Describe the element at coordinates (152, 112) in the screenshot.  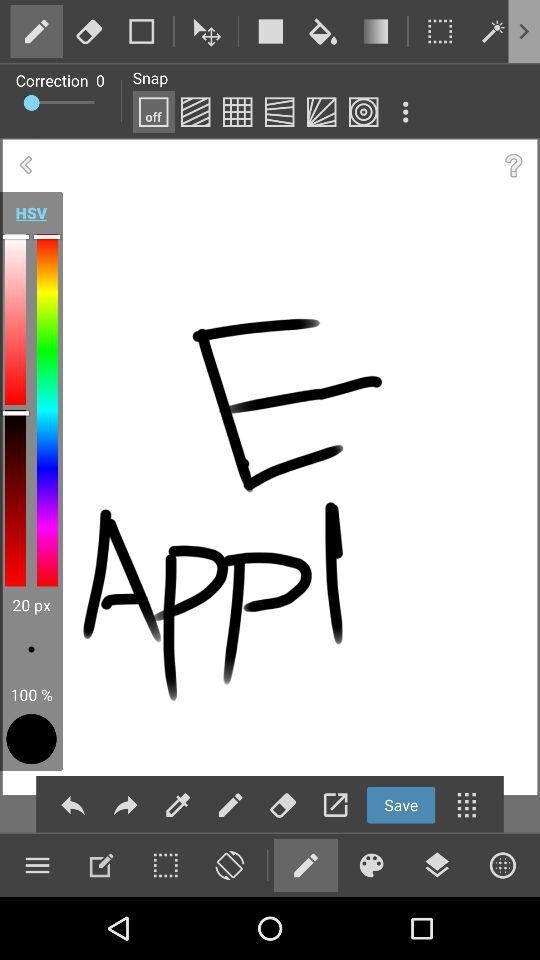
I see `off` at that location.